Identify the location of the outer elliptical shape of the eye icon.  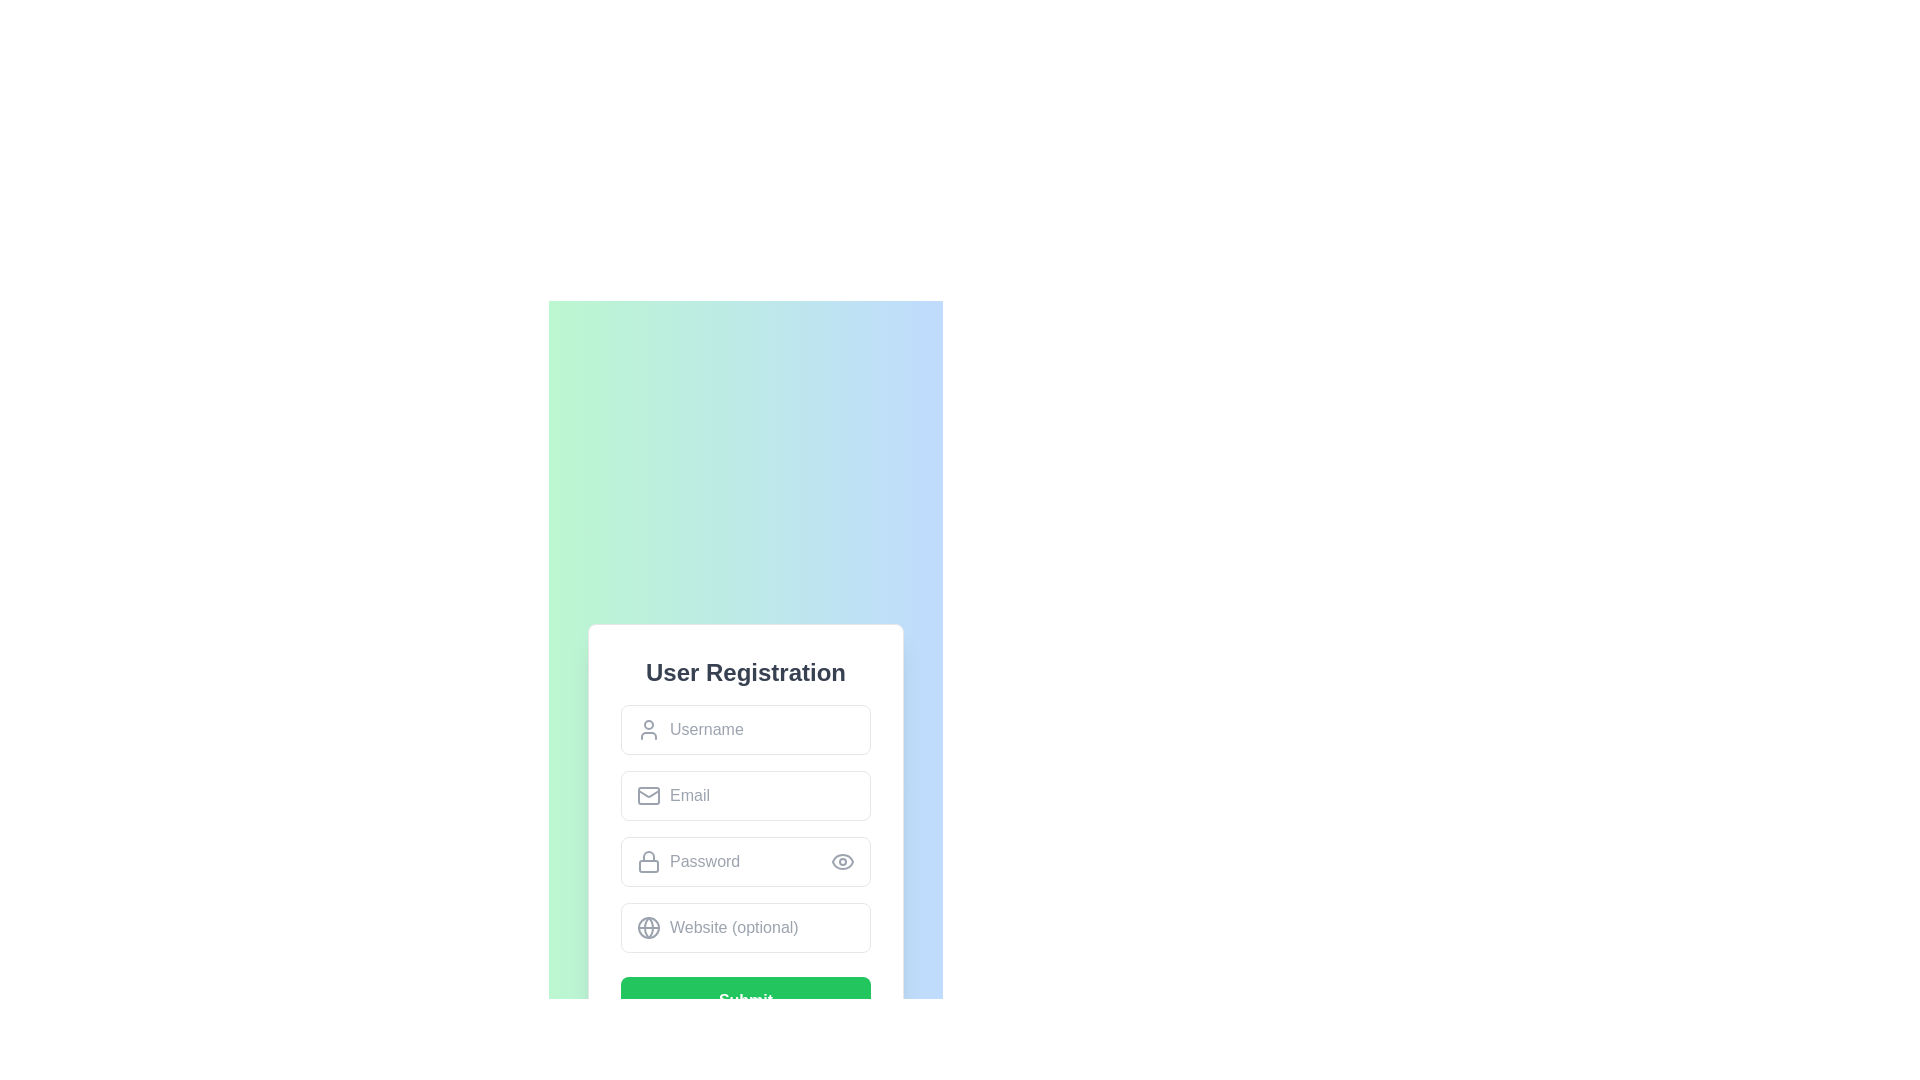
(843, 860).